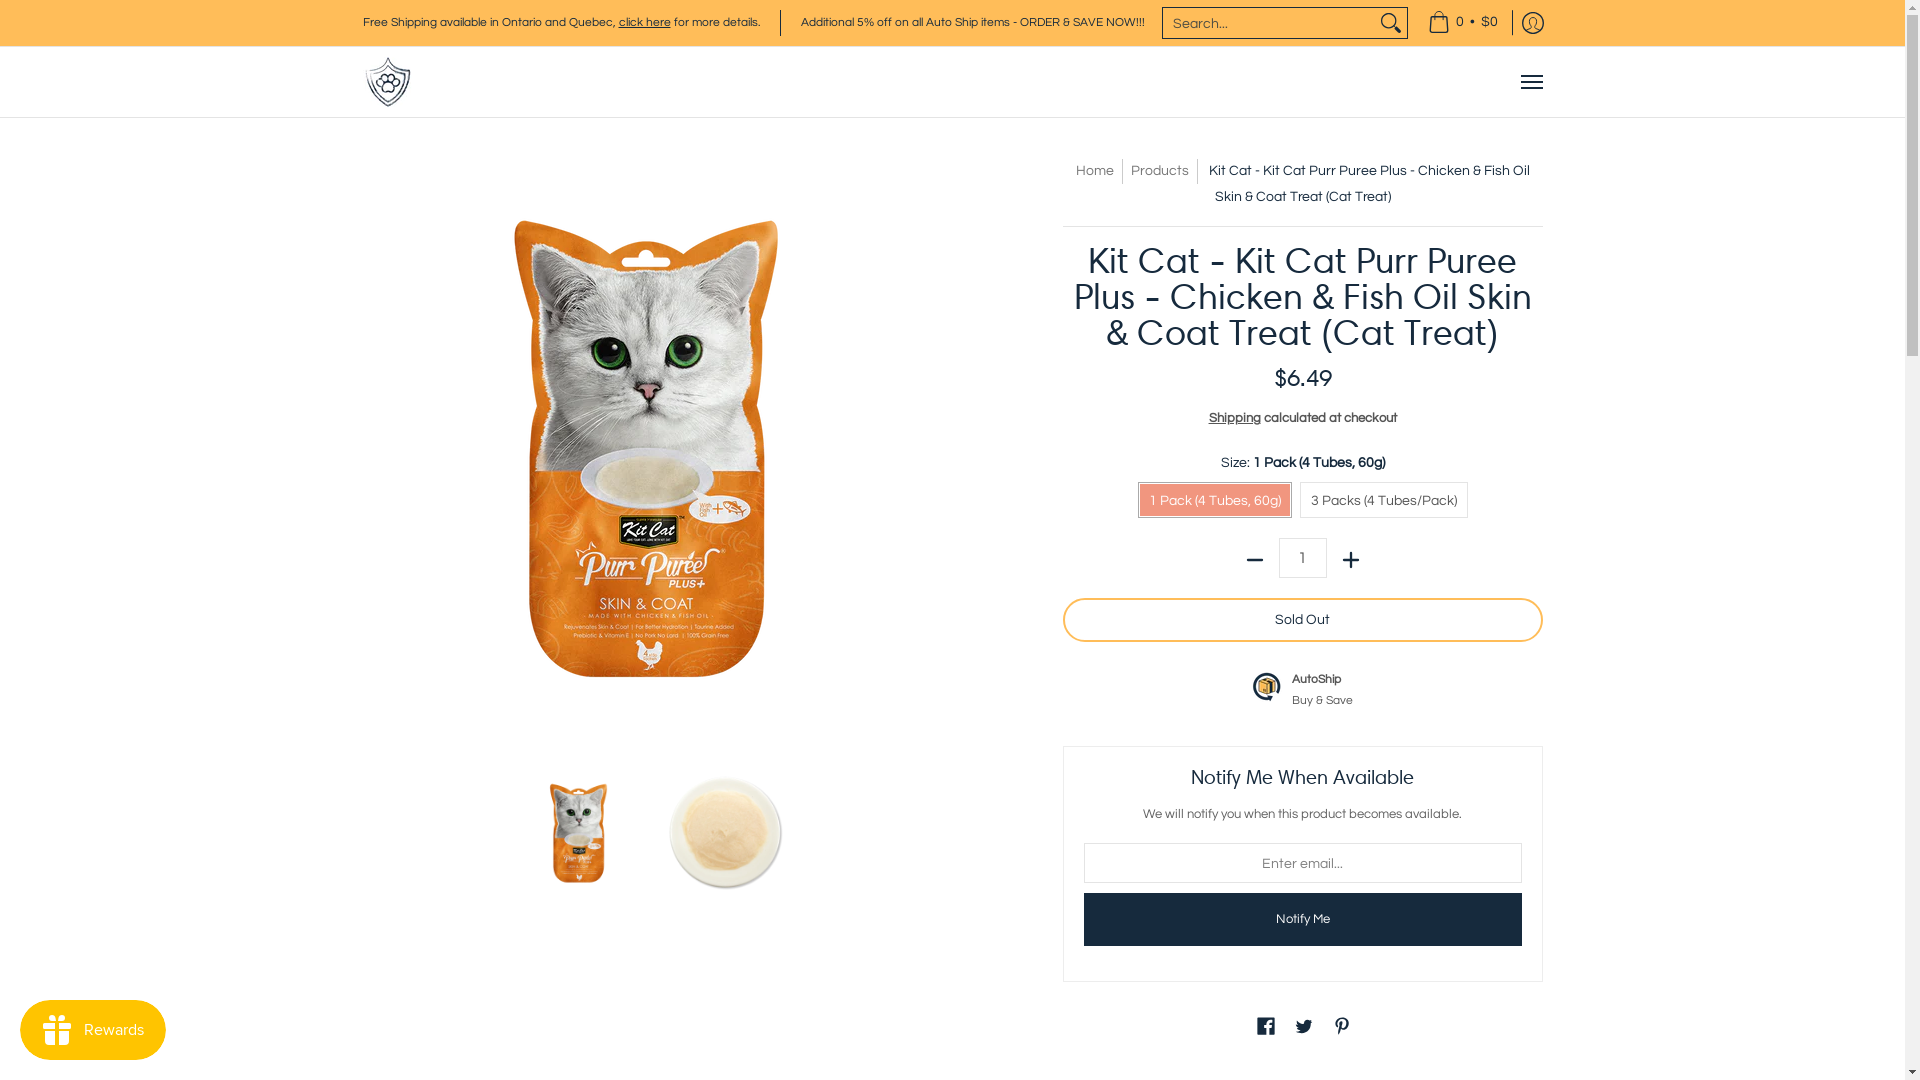 The height and width of the screenshot is (1080, 1920). What do you see at coordinates (19, 1029) in the screenshot?
I see `'Smile.io Rewards Program Launcher'` at bounding box center [19, 1029].